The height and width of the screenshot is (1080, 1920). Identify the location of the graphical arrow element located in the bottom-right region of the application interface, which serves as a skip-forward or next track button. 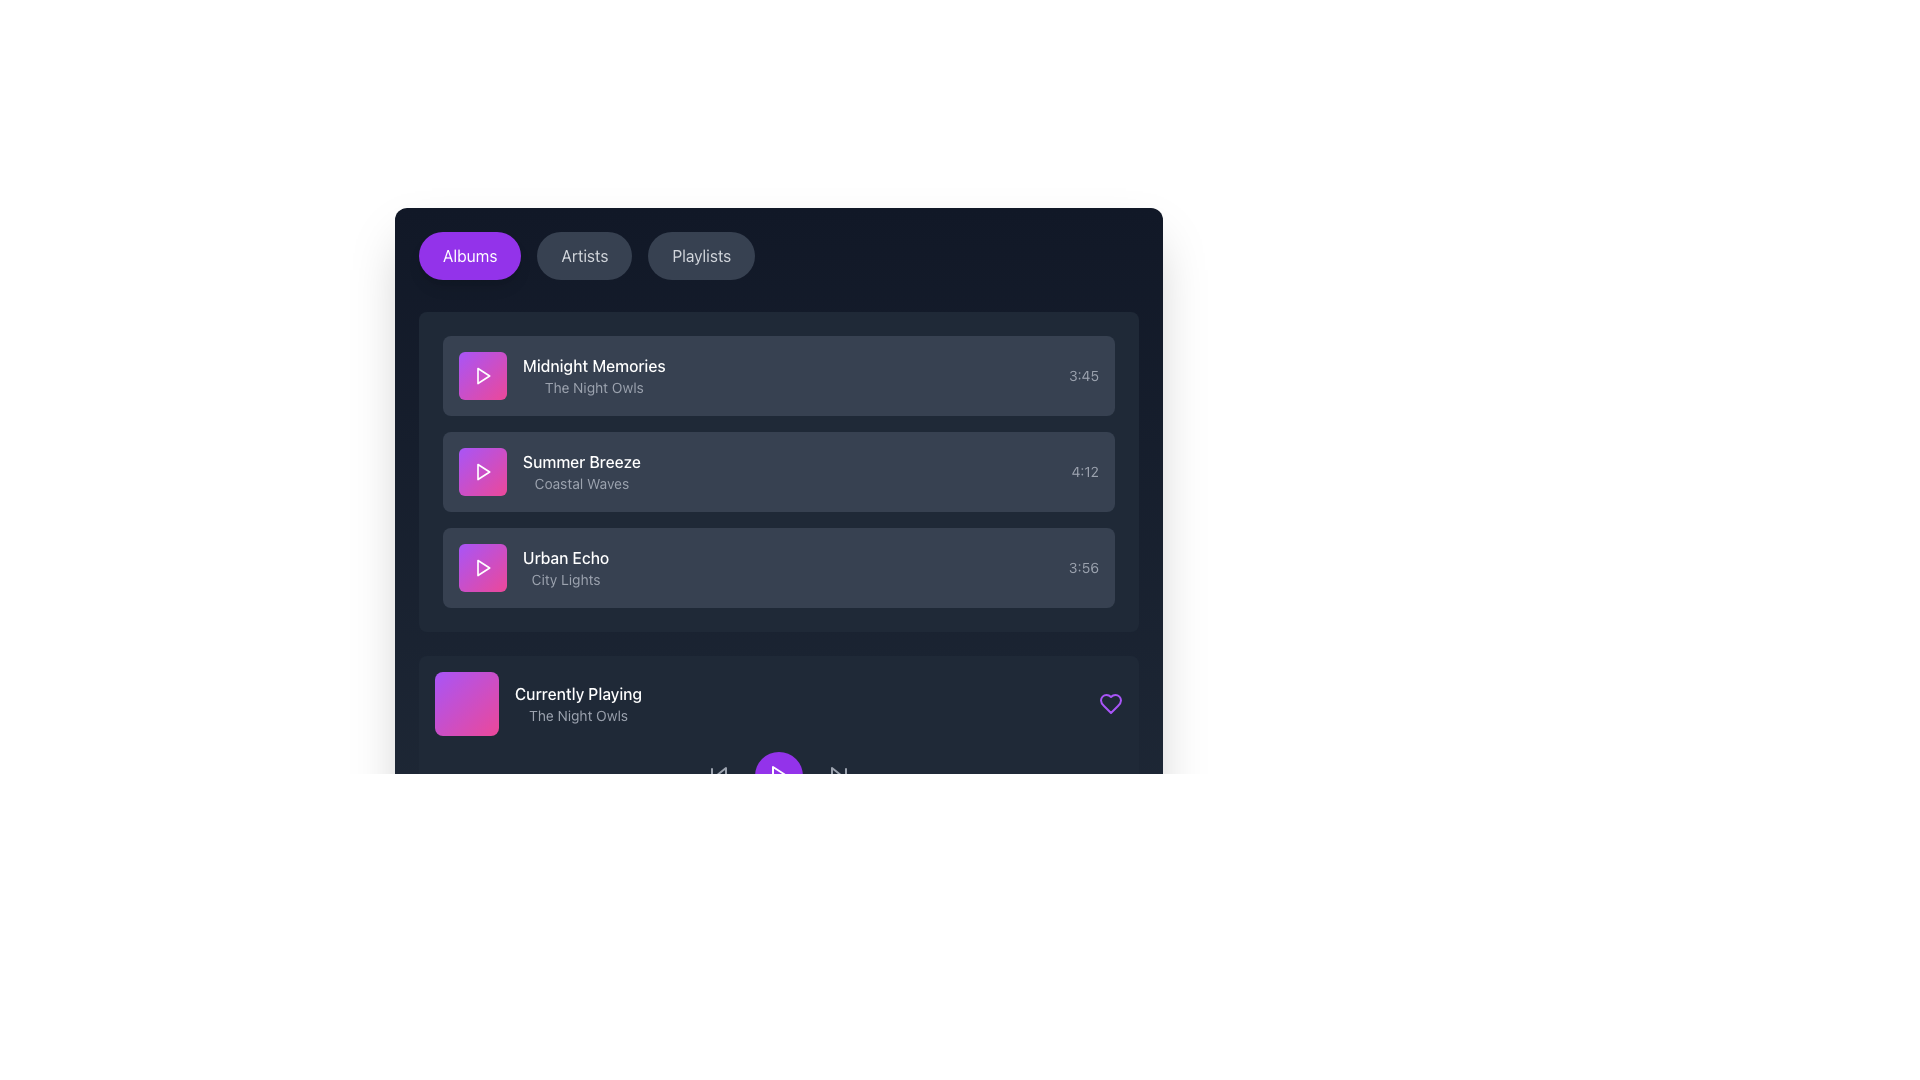
(836, 774).